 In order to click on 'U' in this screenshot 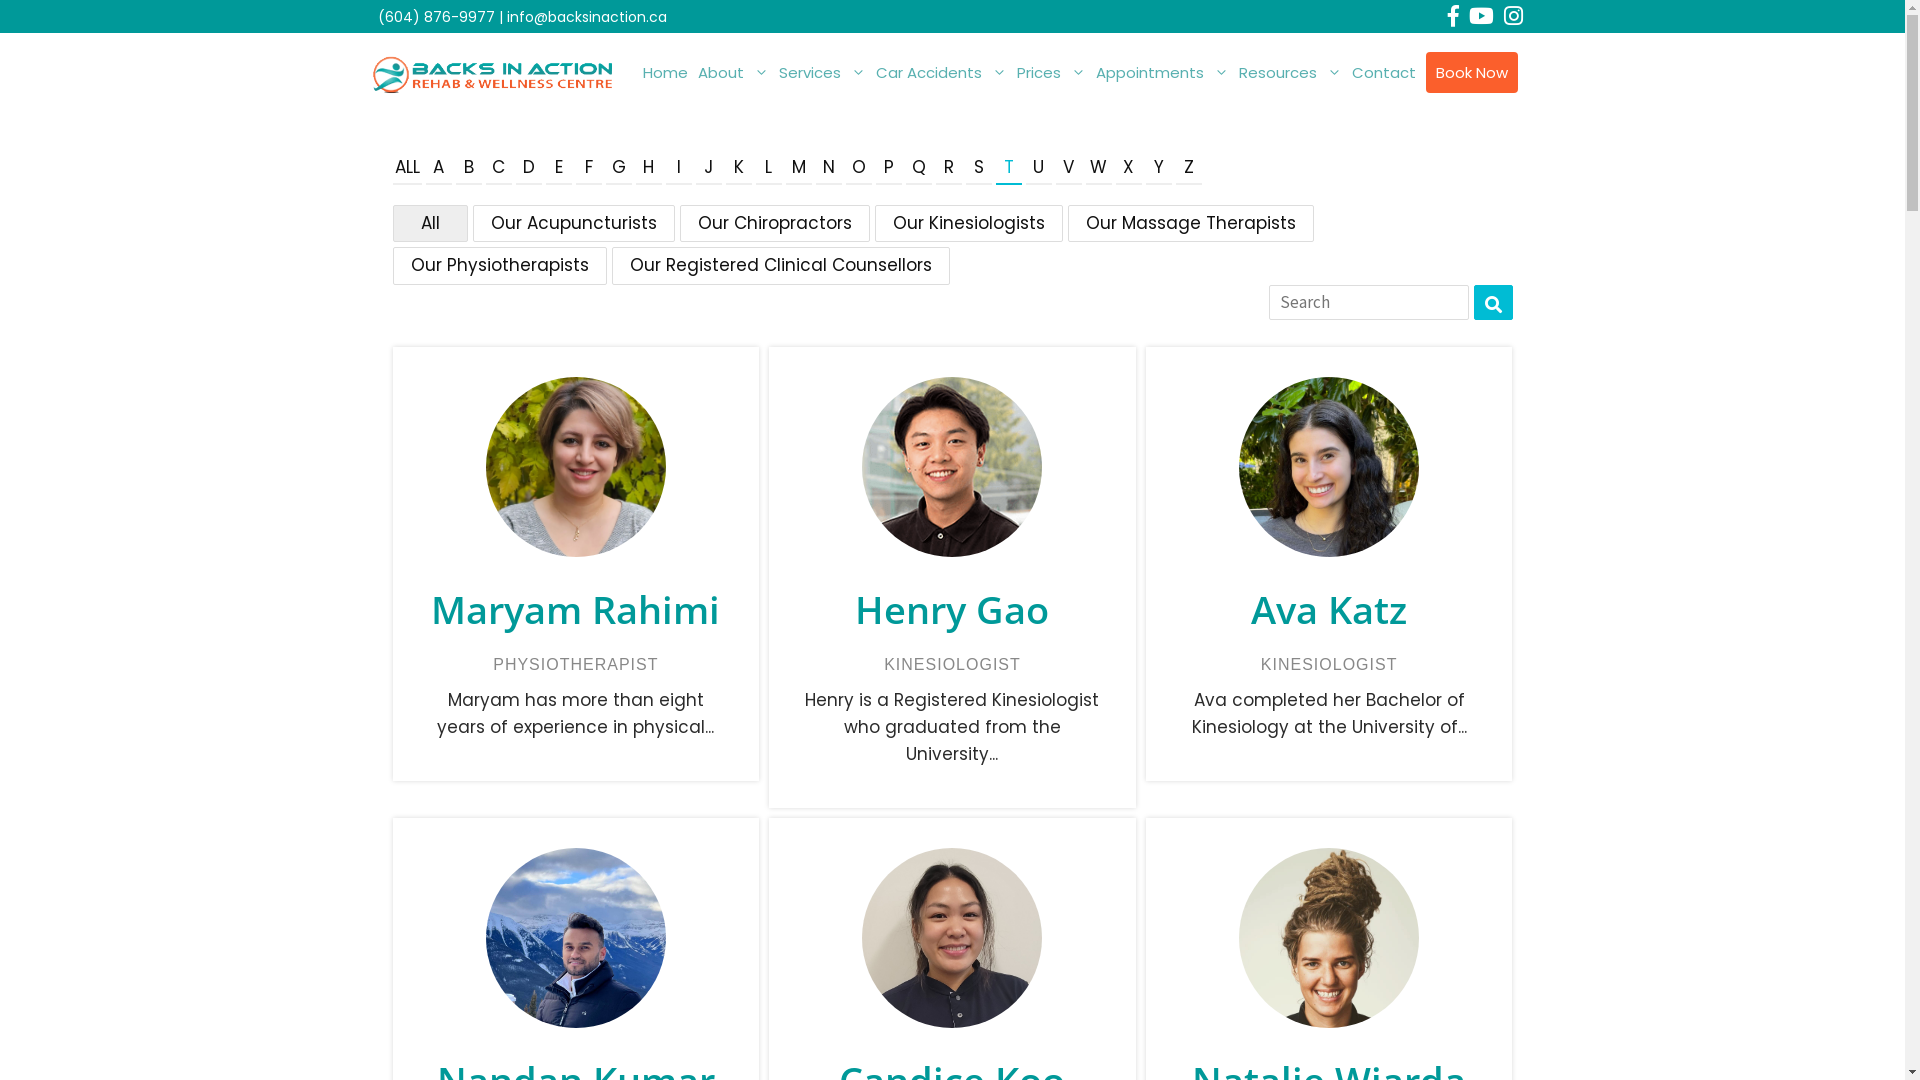, I will do `click(1038, 168)`.